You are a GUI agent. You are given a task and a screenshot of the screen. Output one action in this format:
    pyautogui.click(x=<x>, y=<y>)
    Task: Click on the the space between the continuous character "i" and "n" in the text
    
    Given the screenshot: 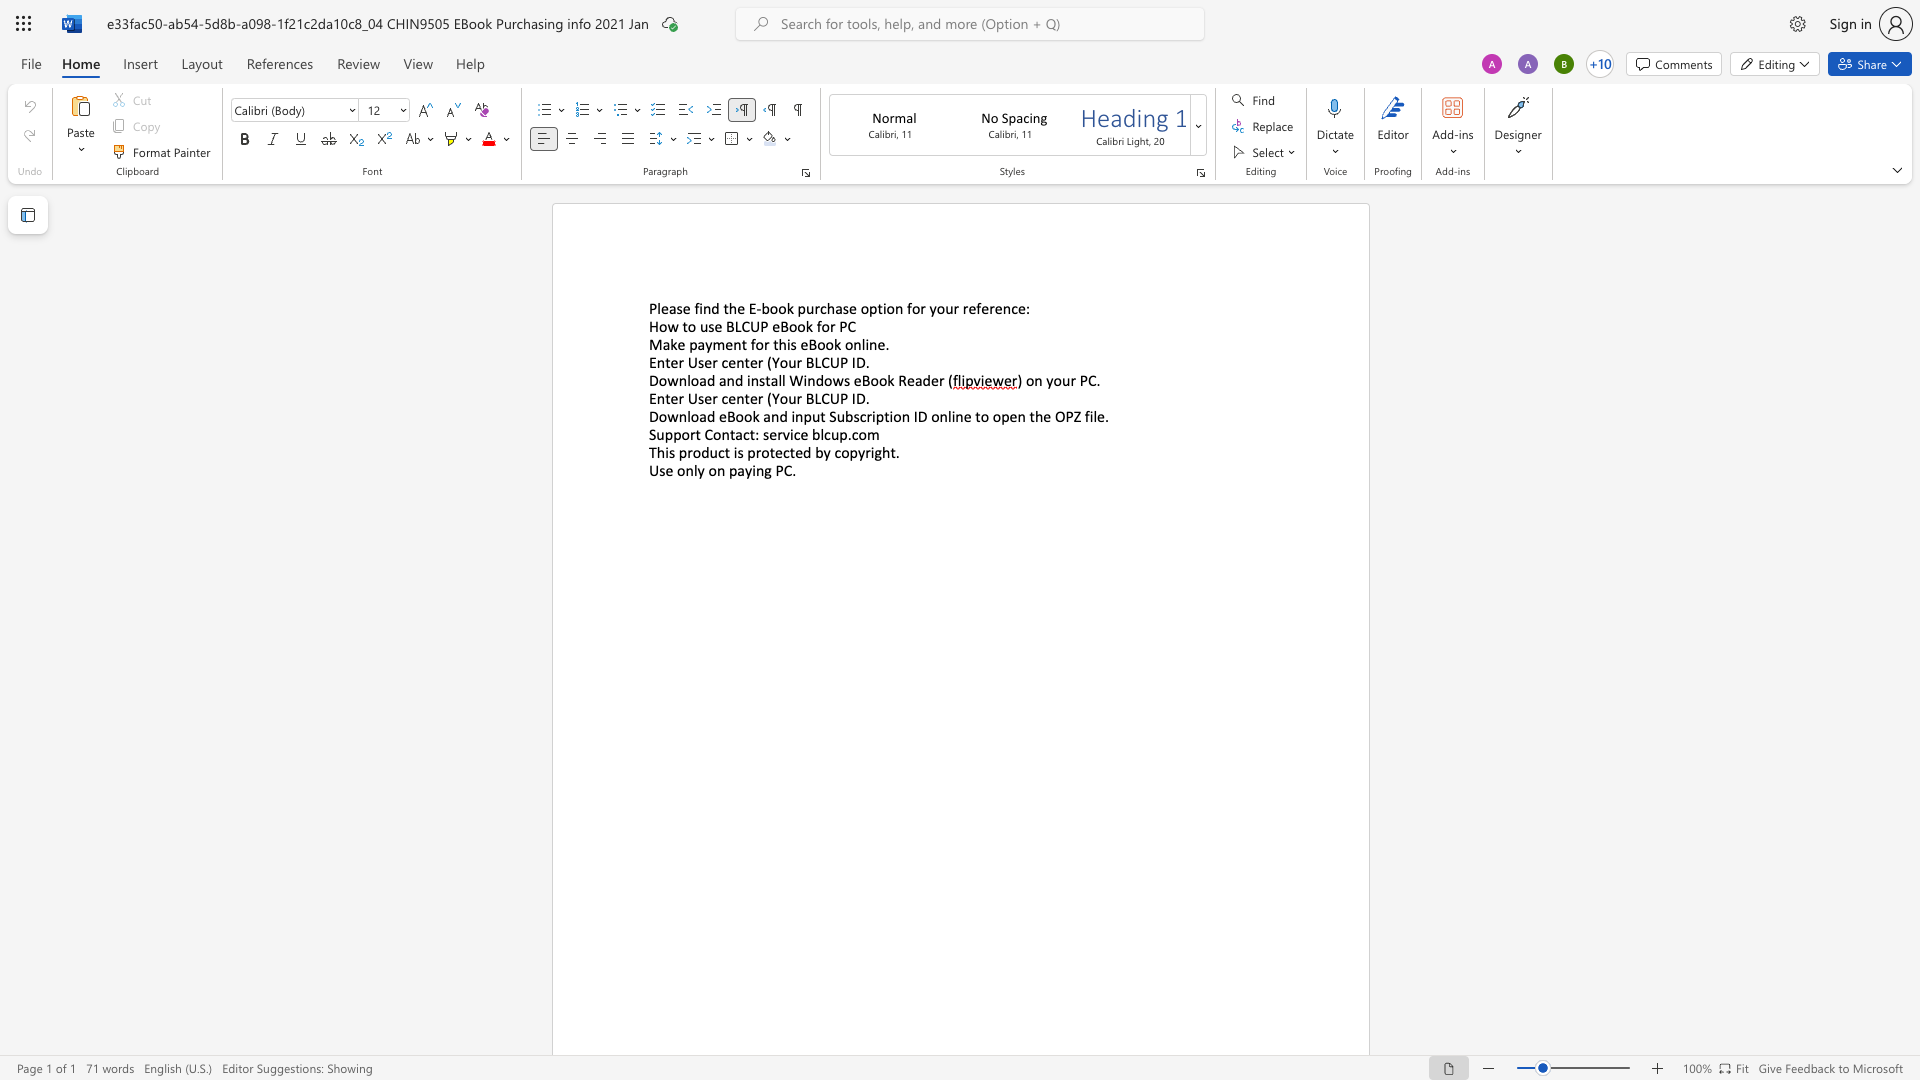 What is the action you would take?
    pyautogui.click(x=756, y=470)
    